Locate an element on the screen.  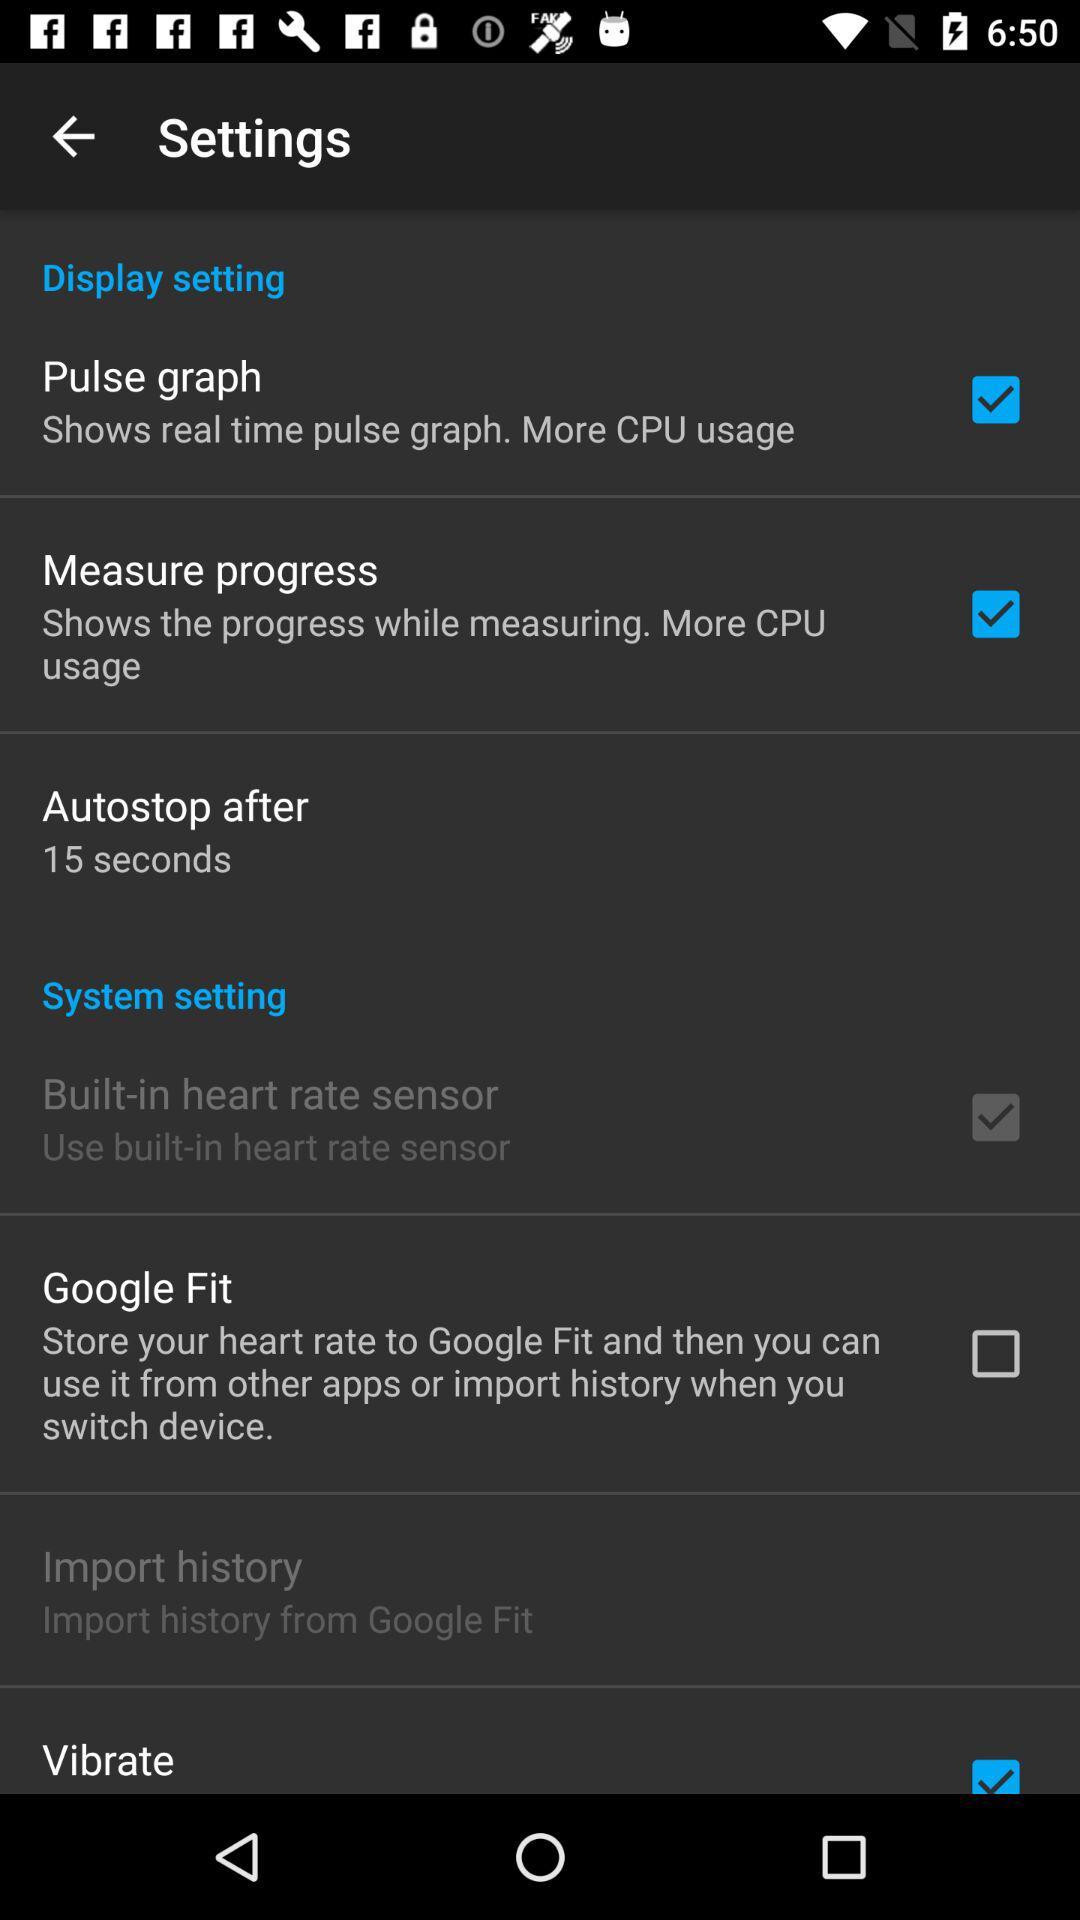
measure progress icon is located at coordinates (210, 567).